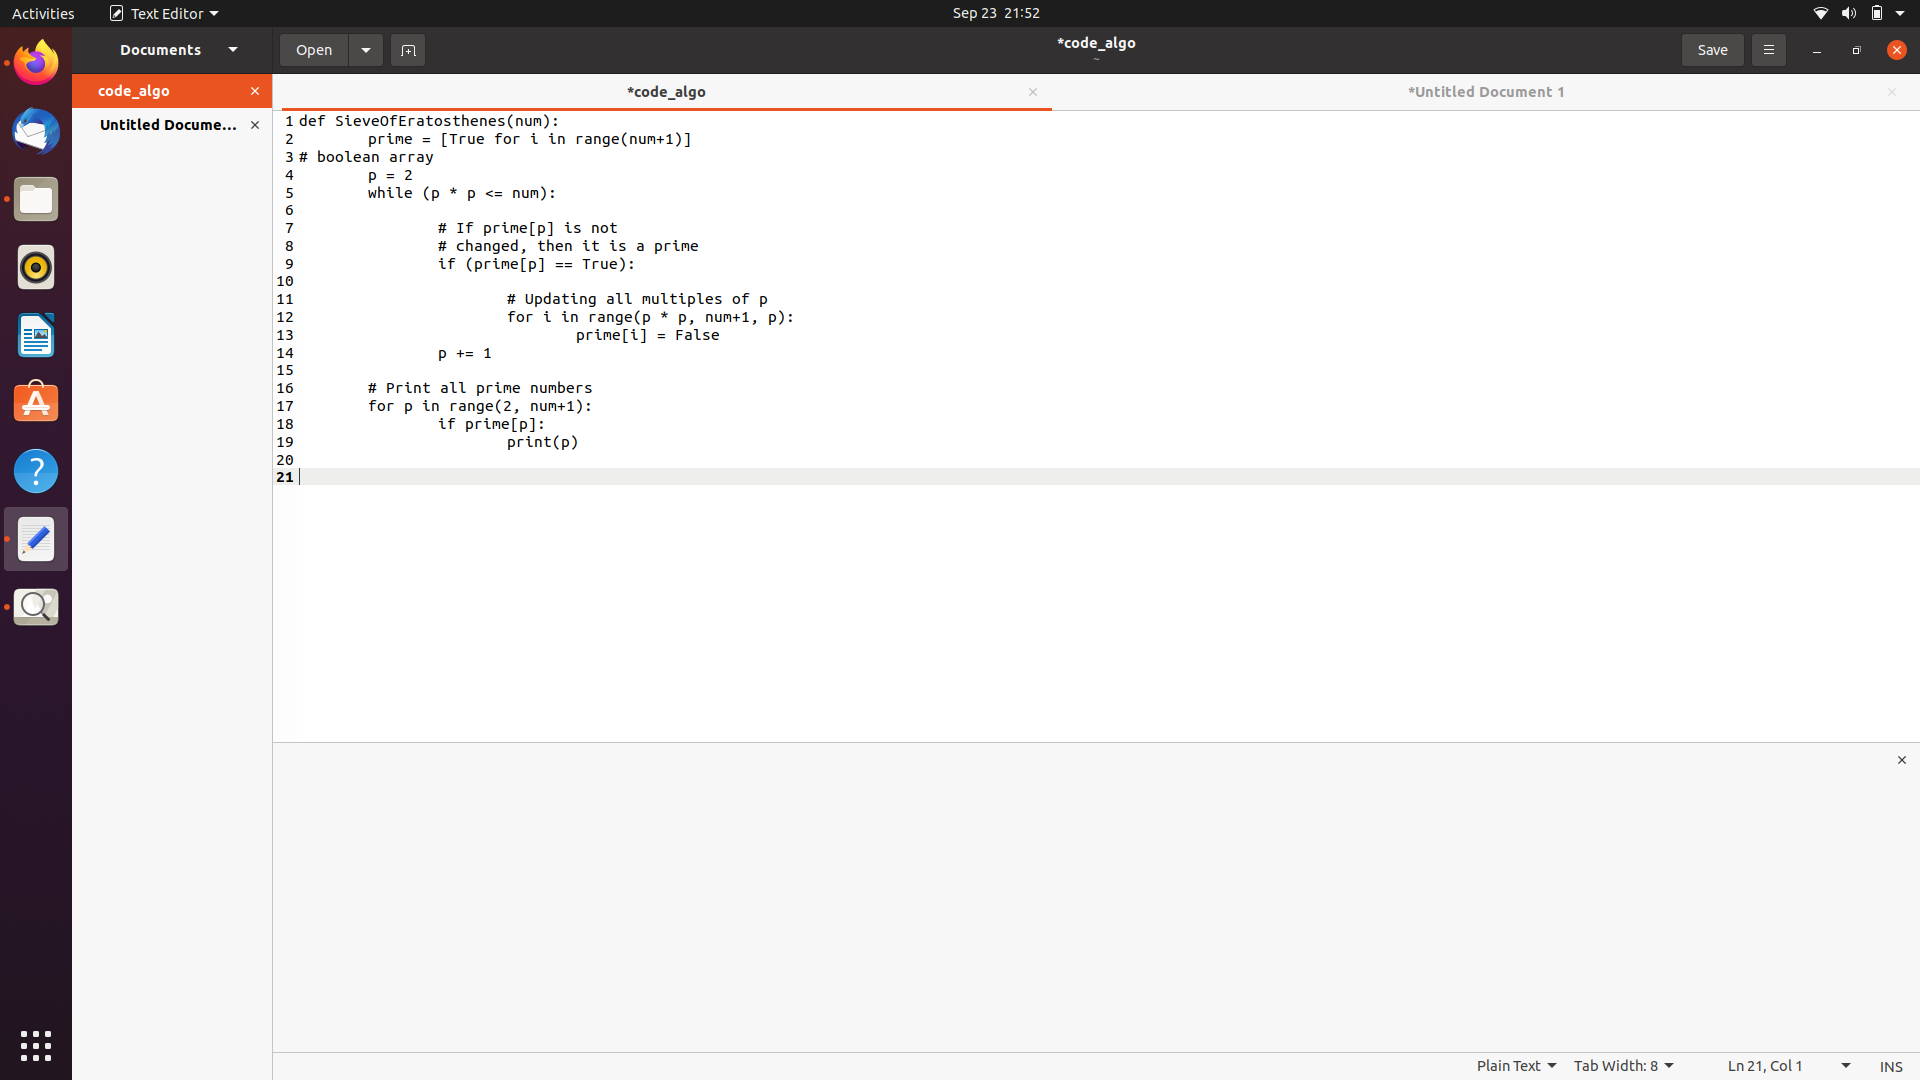  What do you see at coordinates (157, 124) in the screenshot?
I see `the untitled document button from the sidebar` at bounding box center [157, 124].